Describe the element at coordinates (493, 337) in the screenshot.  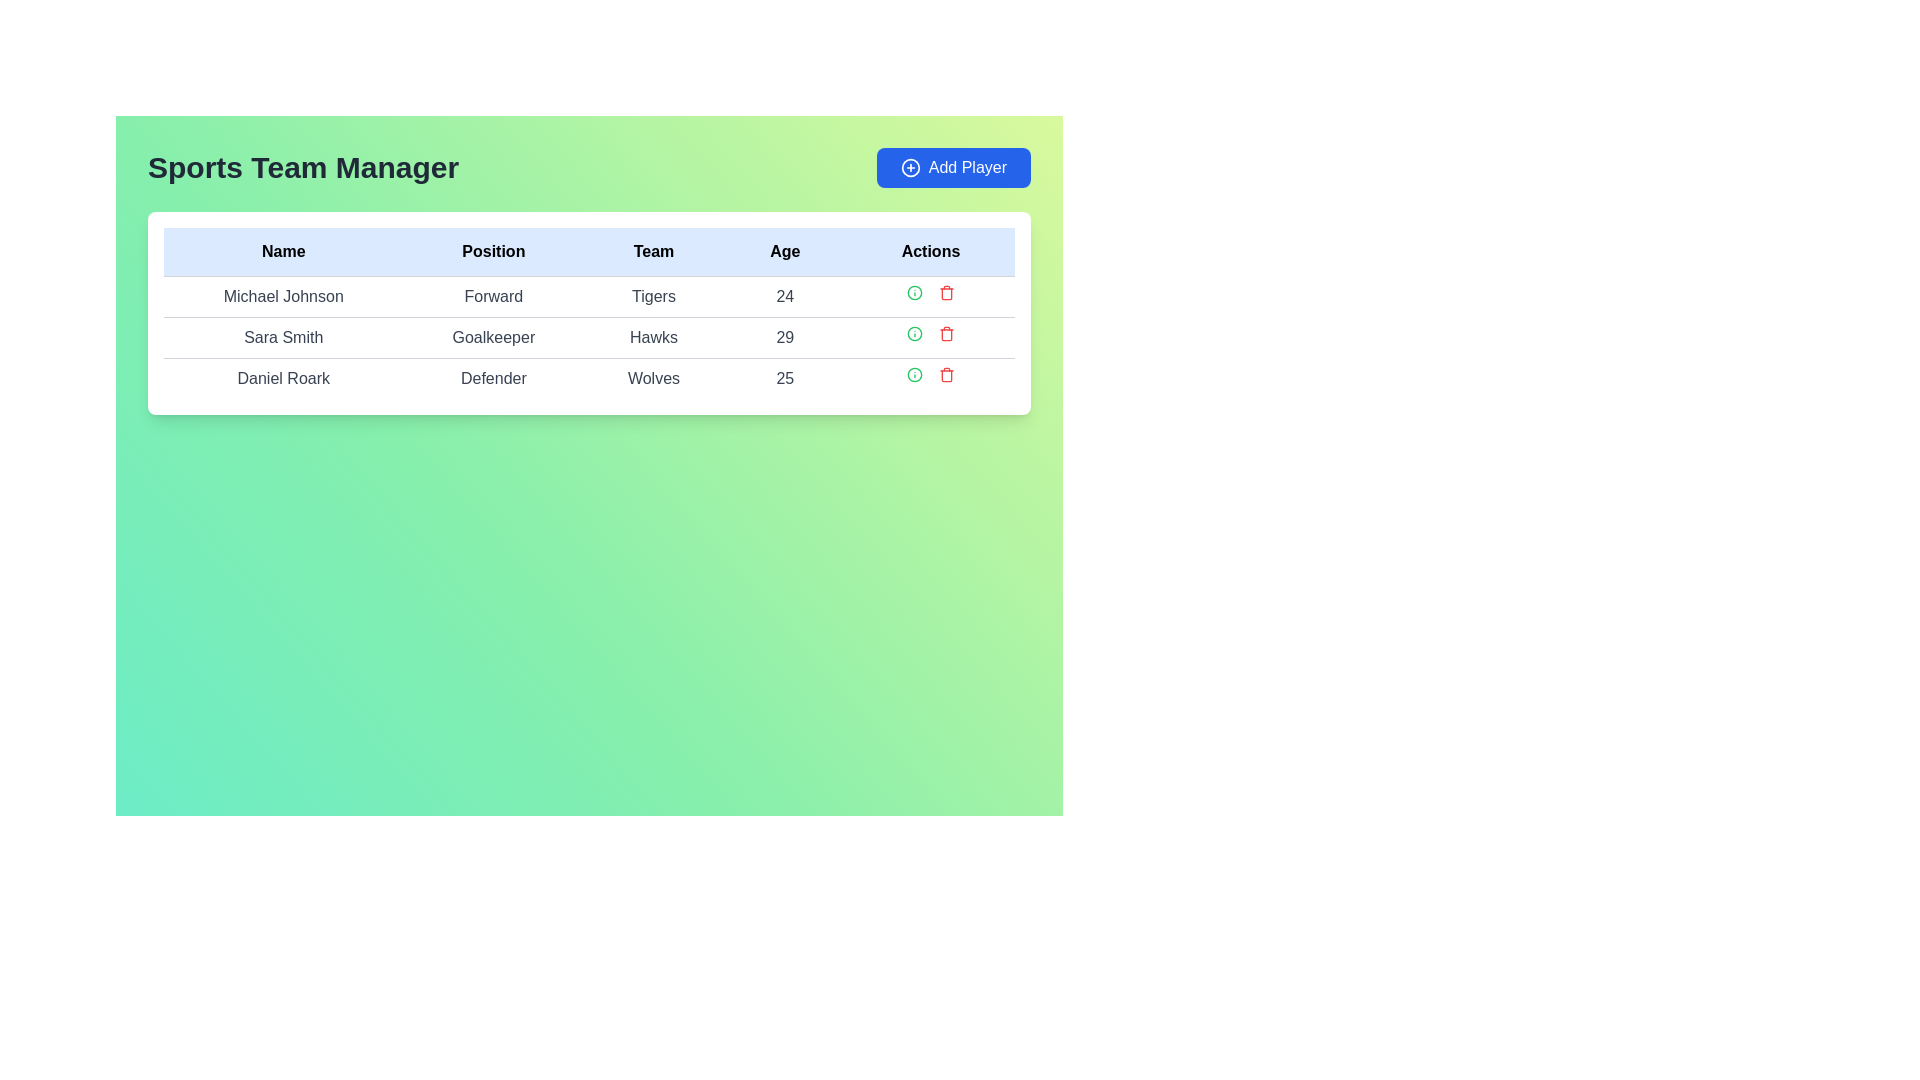
I see `the 'Goalkeeper' text label in the second row of the table, which is located under the 'Position' column, adjacent to 'Sara Smith' on the left and 'Hawks' on the right` at that location.